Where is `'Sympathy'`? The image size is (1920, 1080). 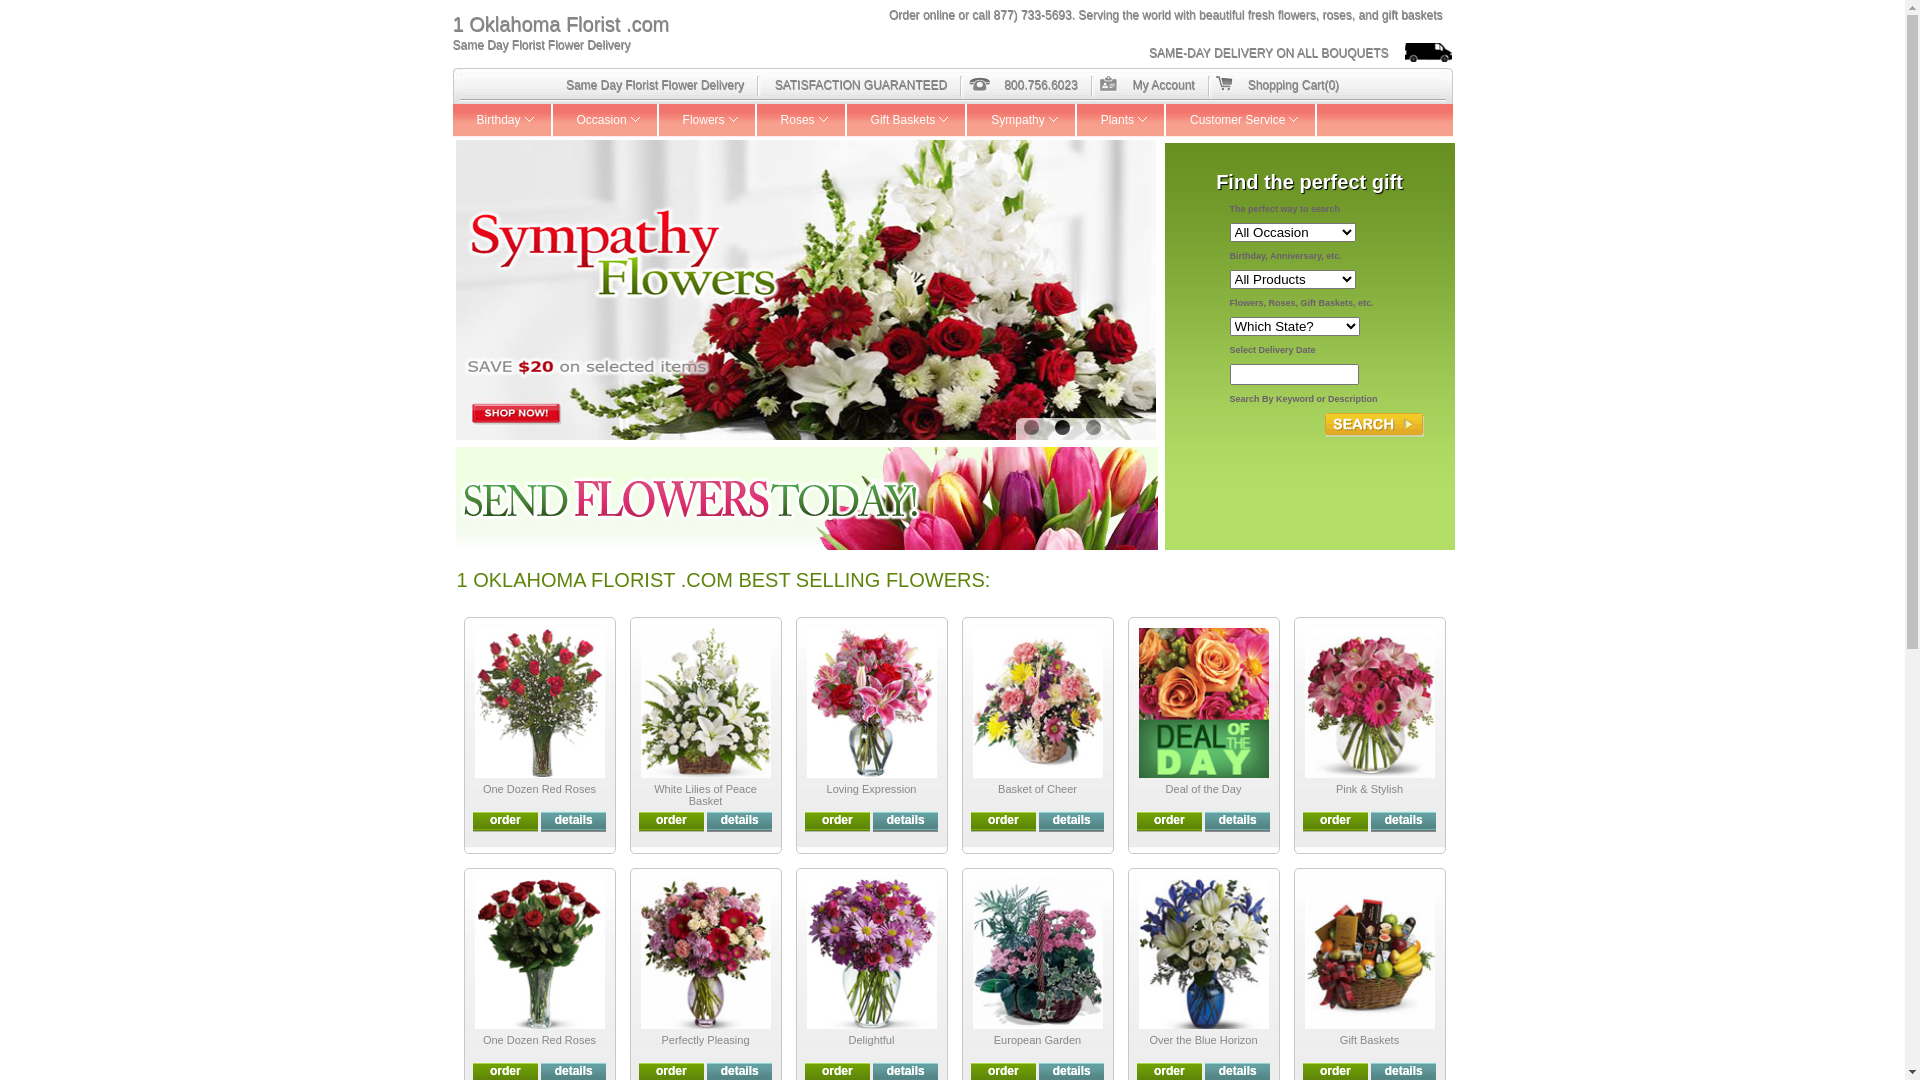
'Sympathy' is located at coordinates (1021, 119).